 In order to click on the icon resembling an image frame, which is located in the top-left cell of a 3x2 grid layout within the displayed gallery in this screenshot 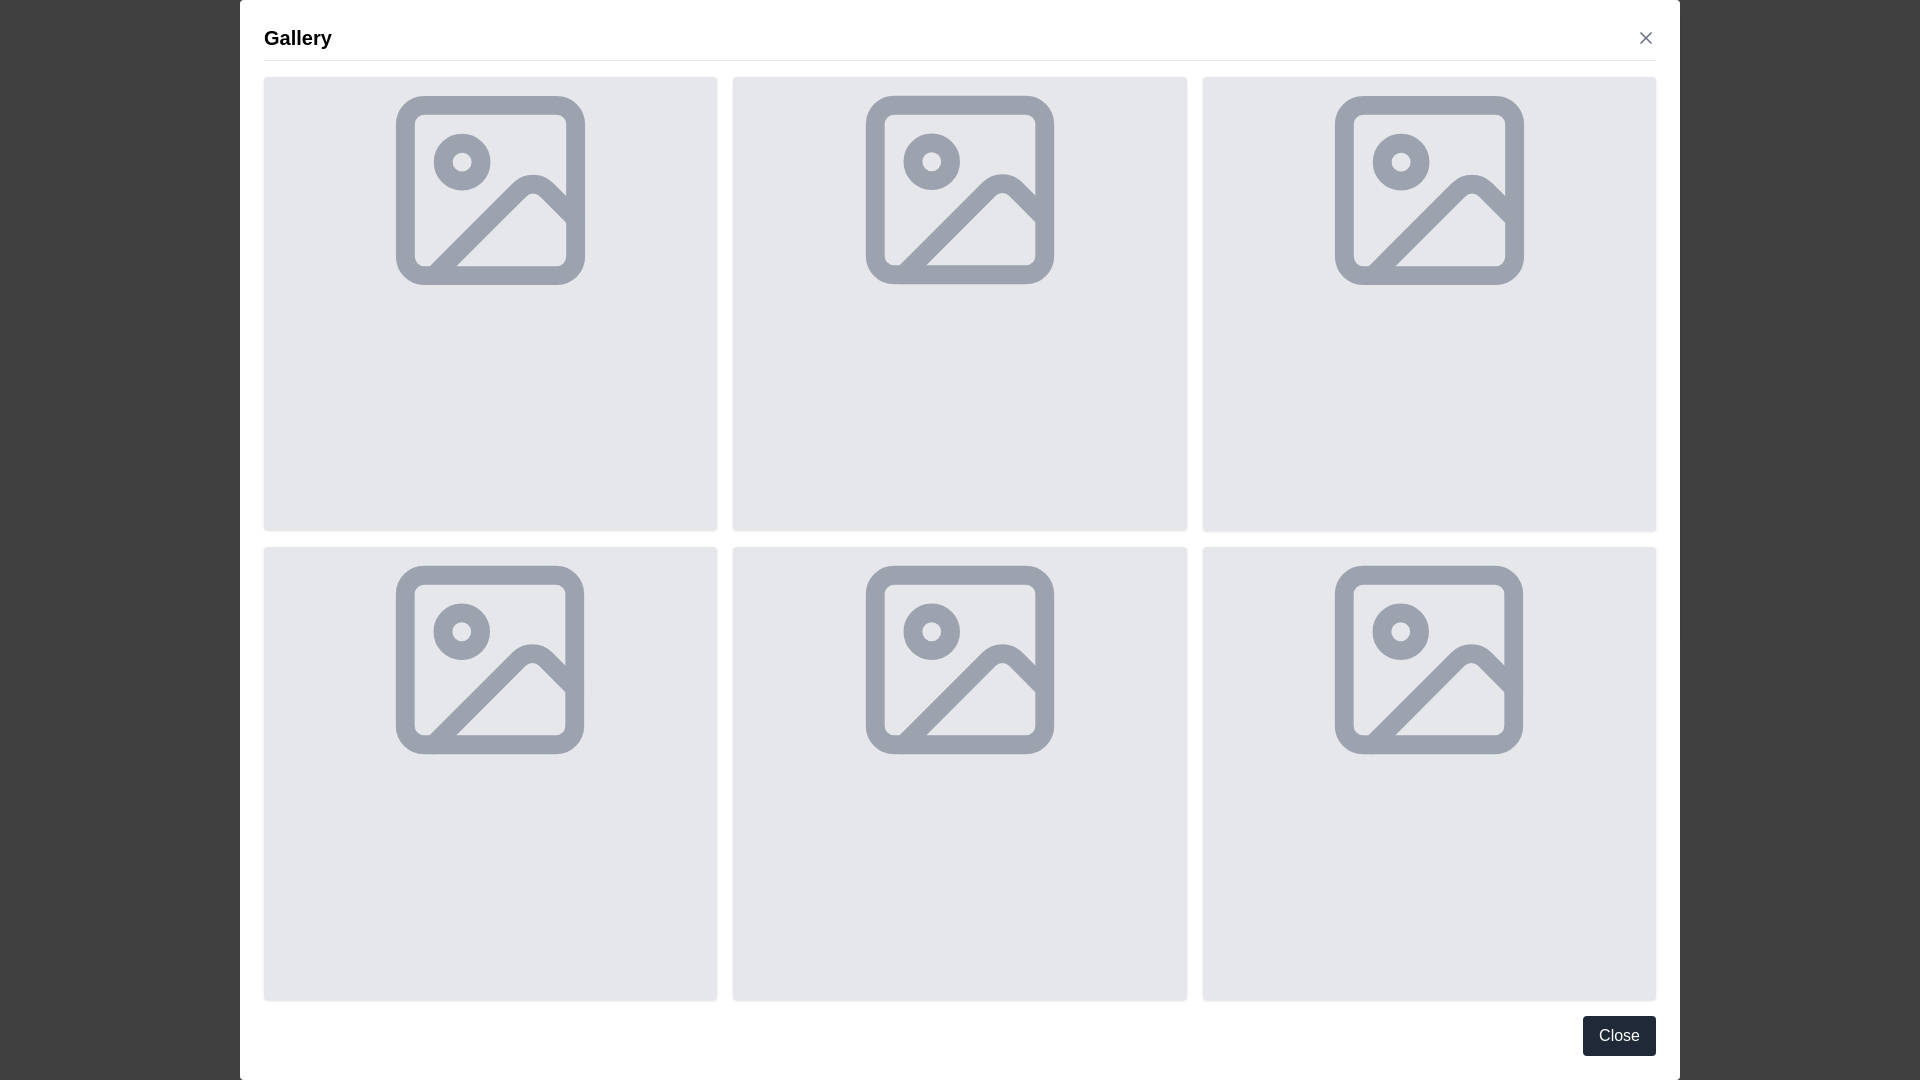, I will do `click(490, 190)`.